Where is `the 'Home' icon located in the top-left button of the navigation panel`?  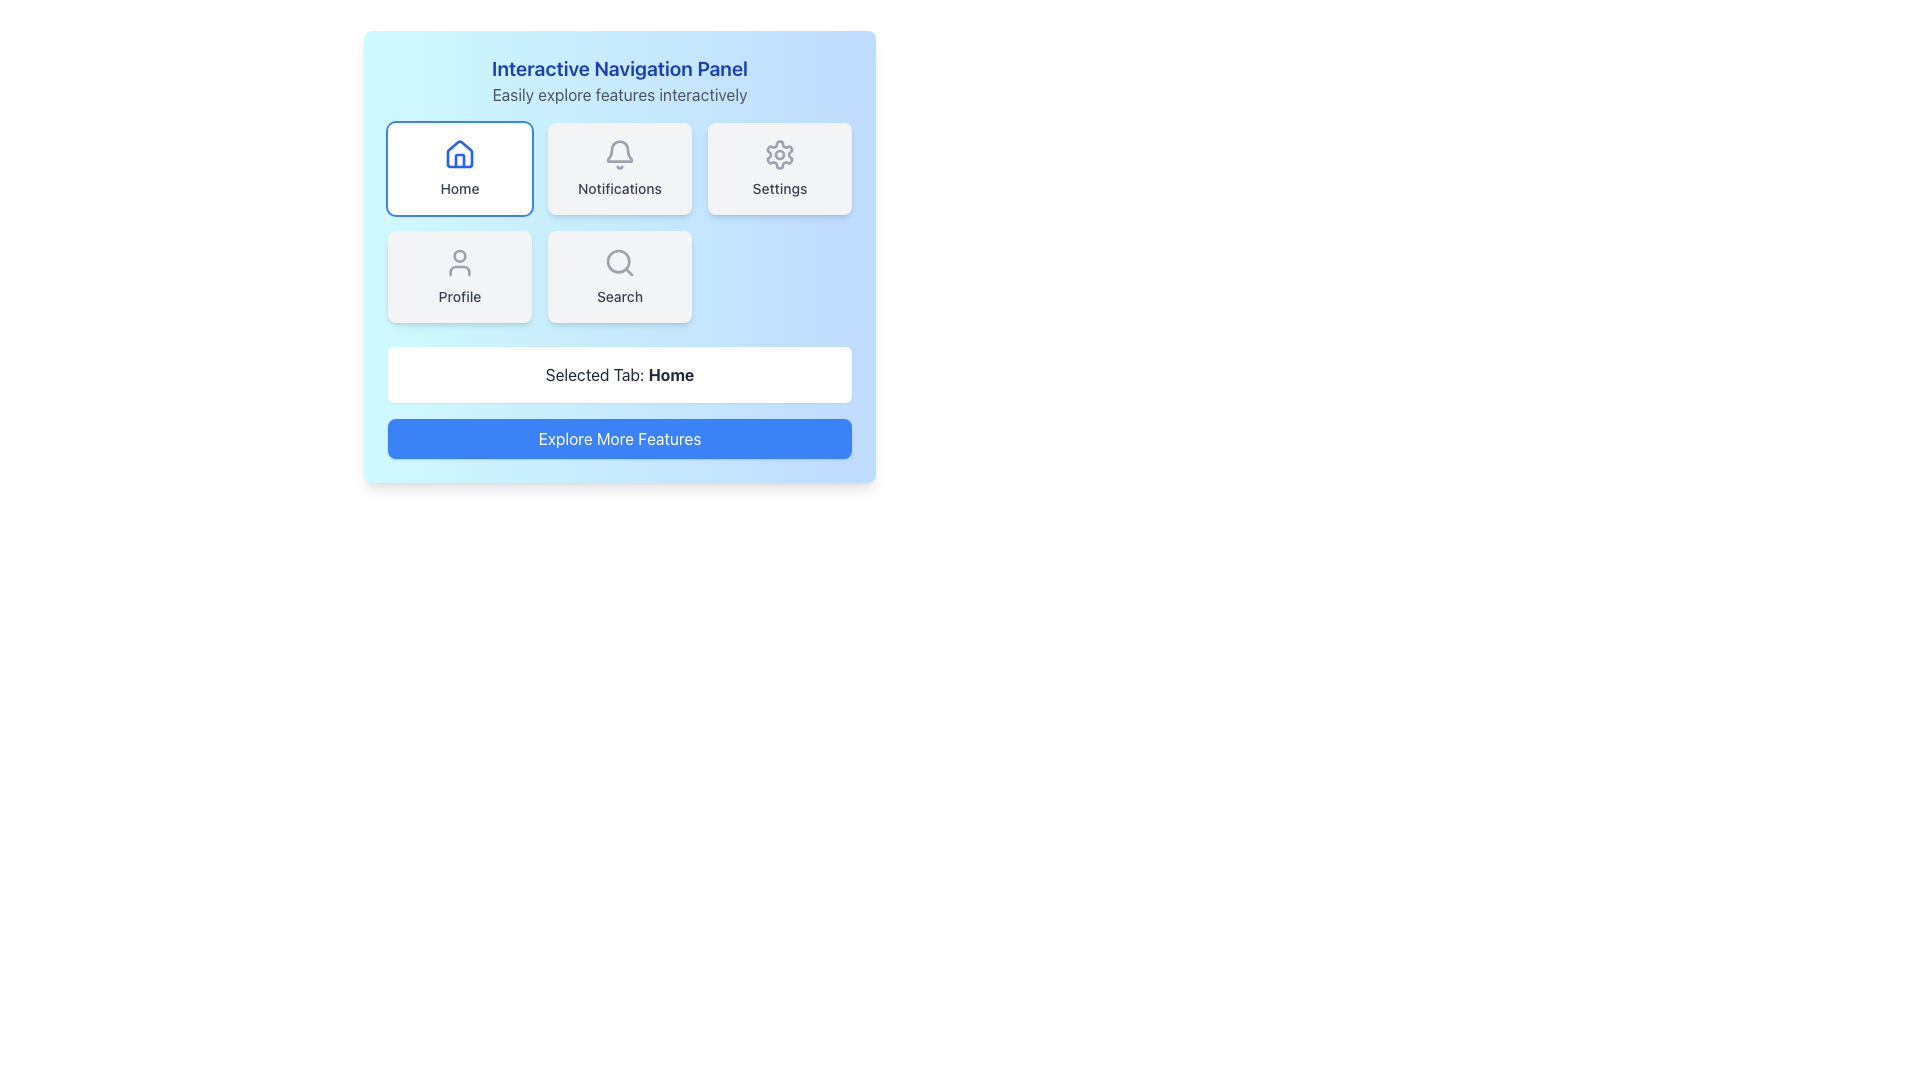
the 'Home' icon located in the top-left button of the navigation panel is located at coordinates (459, 153).